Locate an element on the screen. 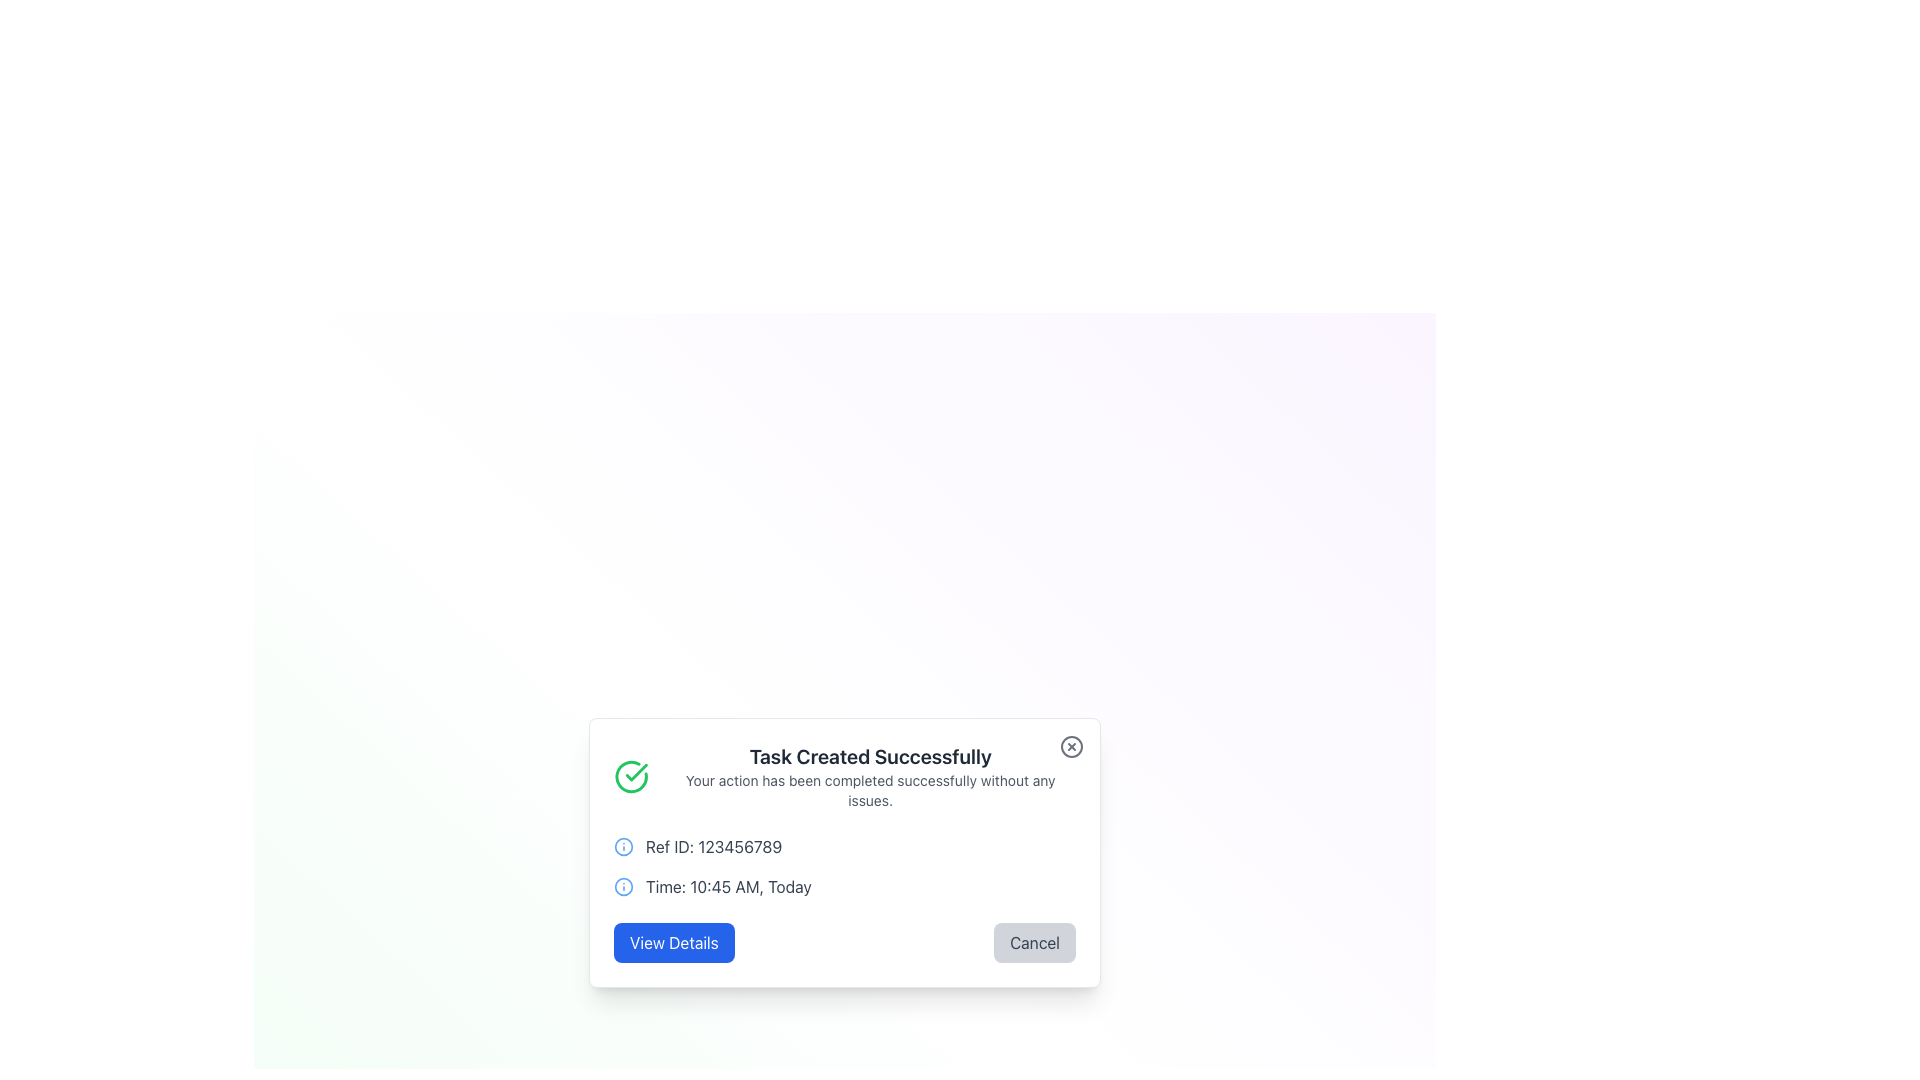 This screenshot has height=1080, width=1920. the button located in the lower-left corner of the dialog box is located at coordinates (674, 942).